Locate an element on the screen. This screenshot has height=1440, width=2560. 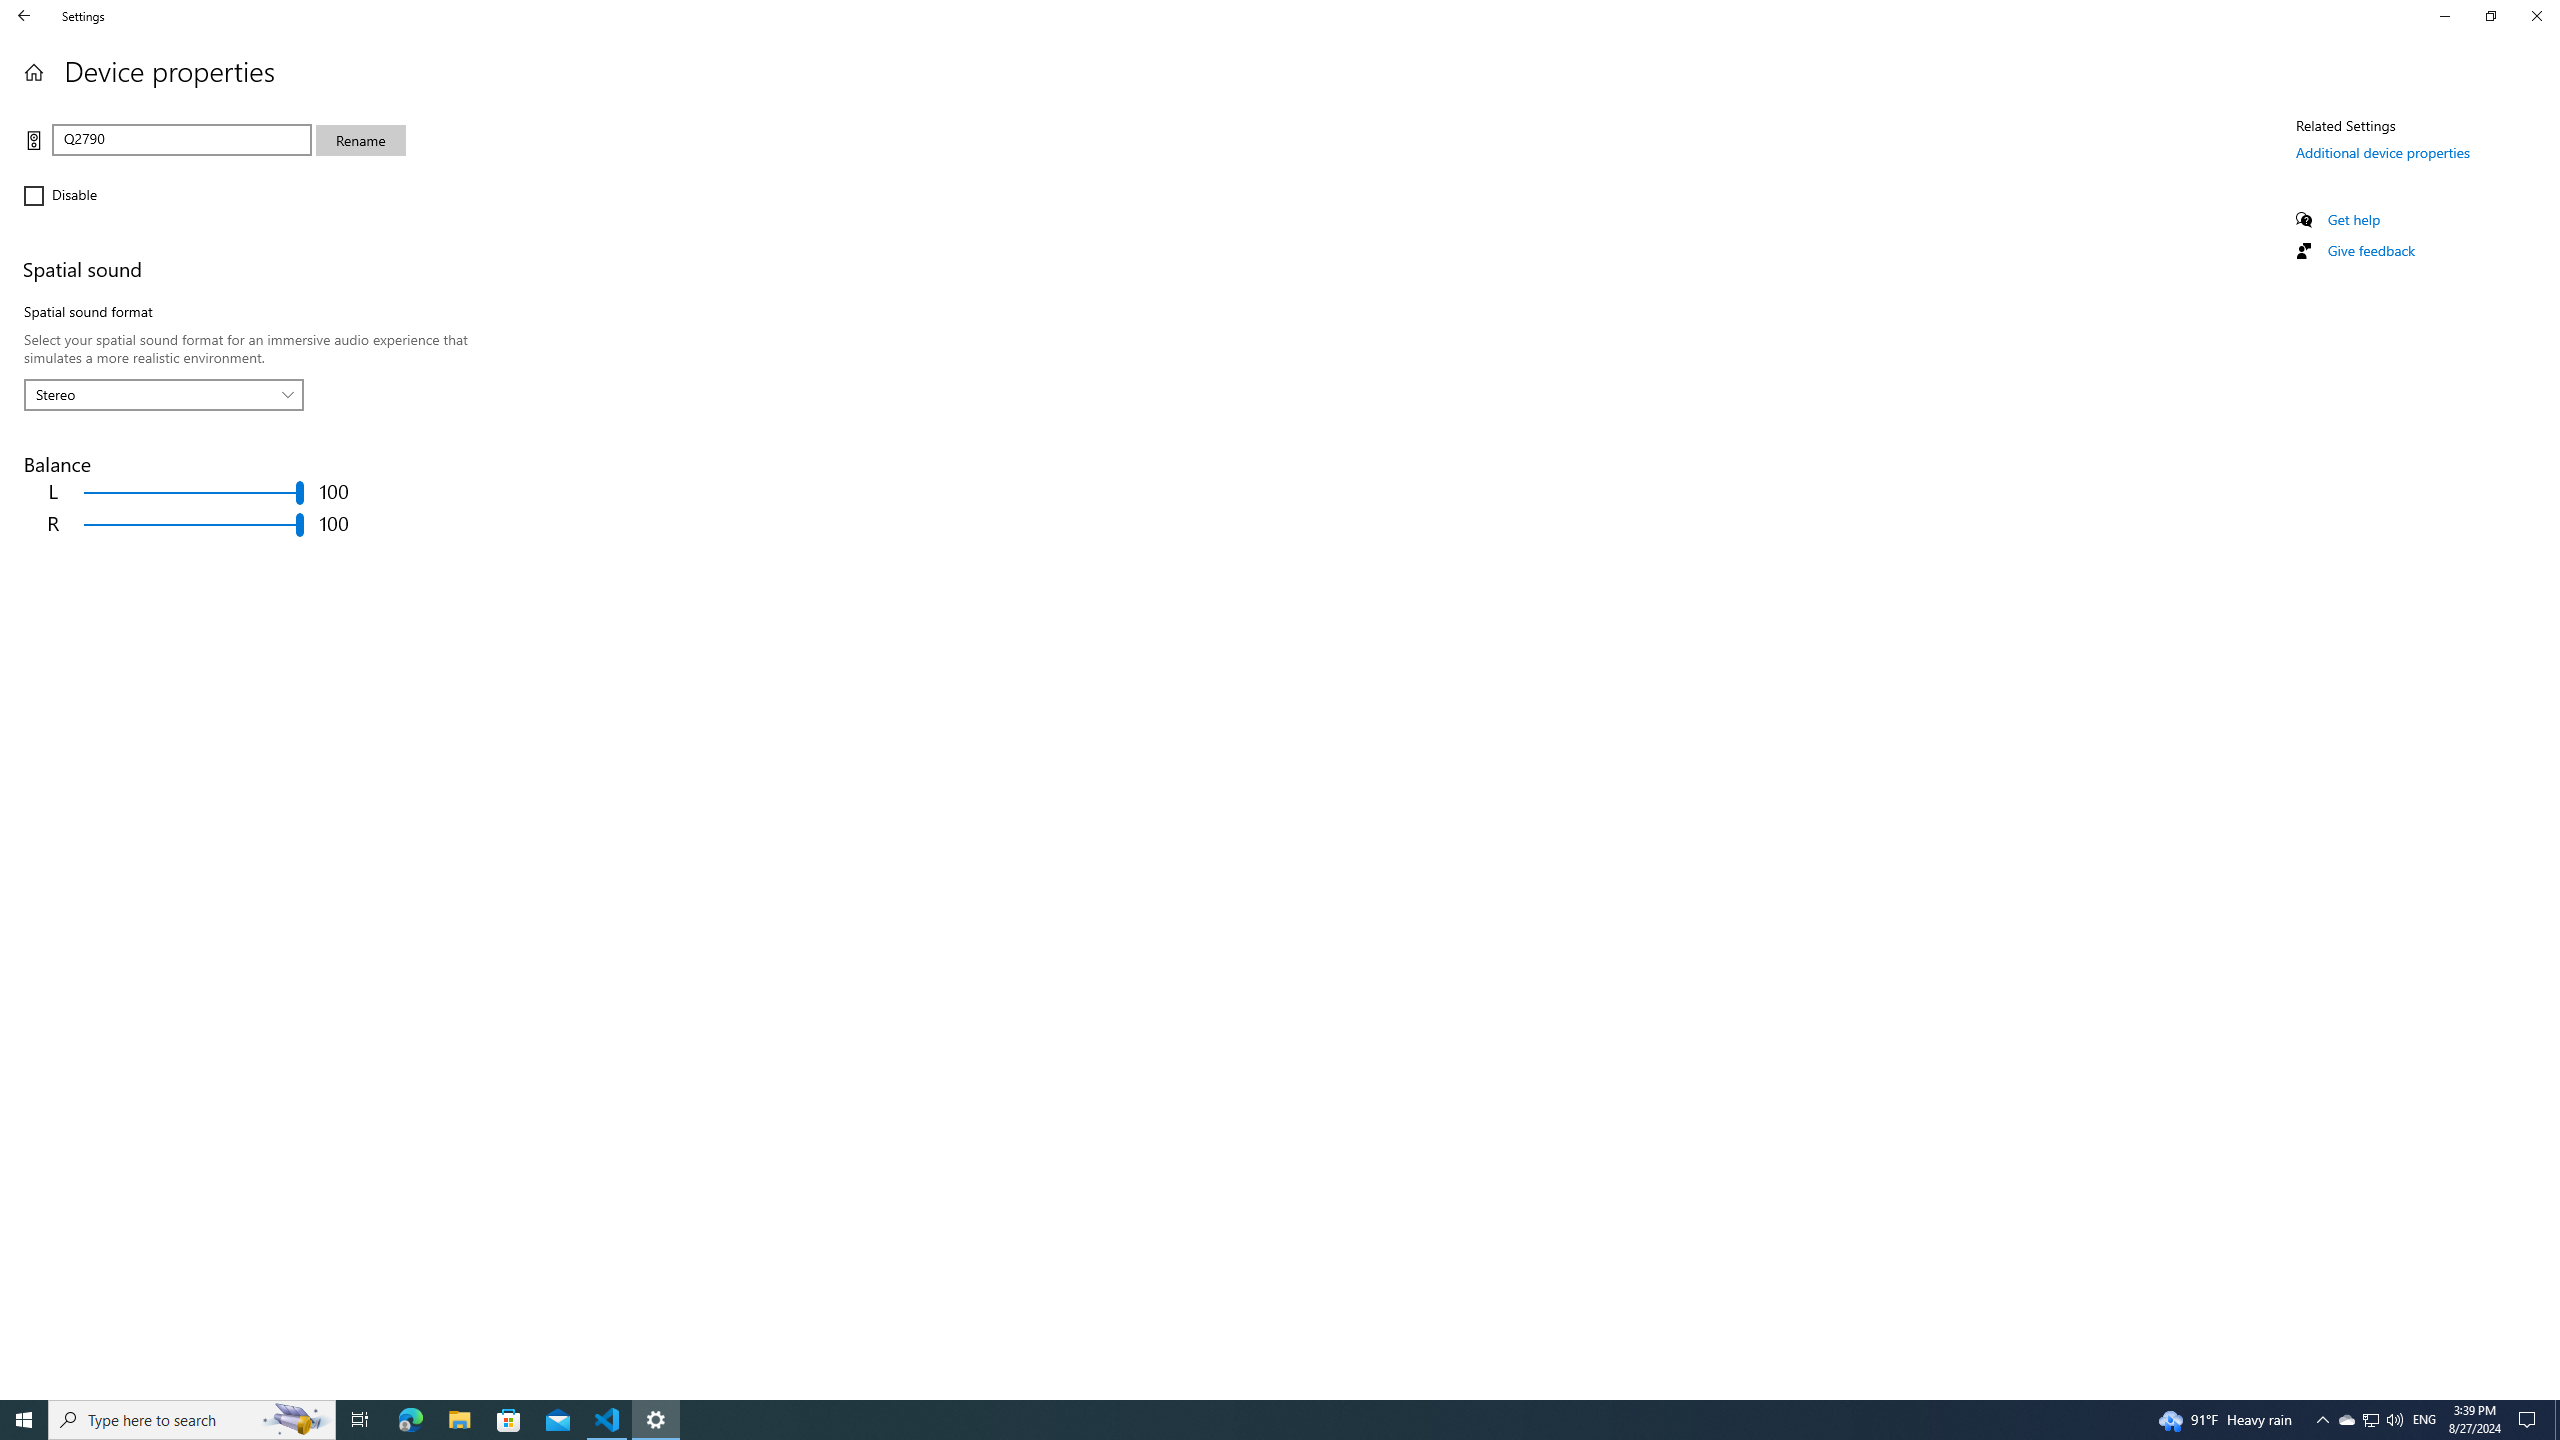
'Get help' is located at coordinates (2352, 218).